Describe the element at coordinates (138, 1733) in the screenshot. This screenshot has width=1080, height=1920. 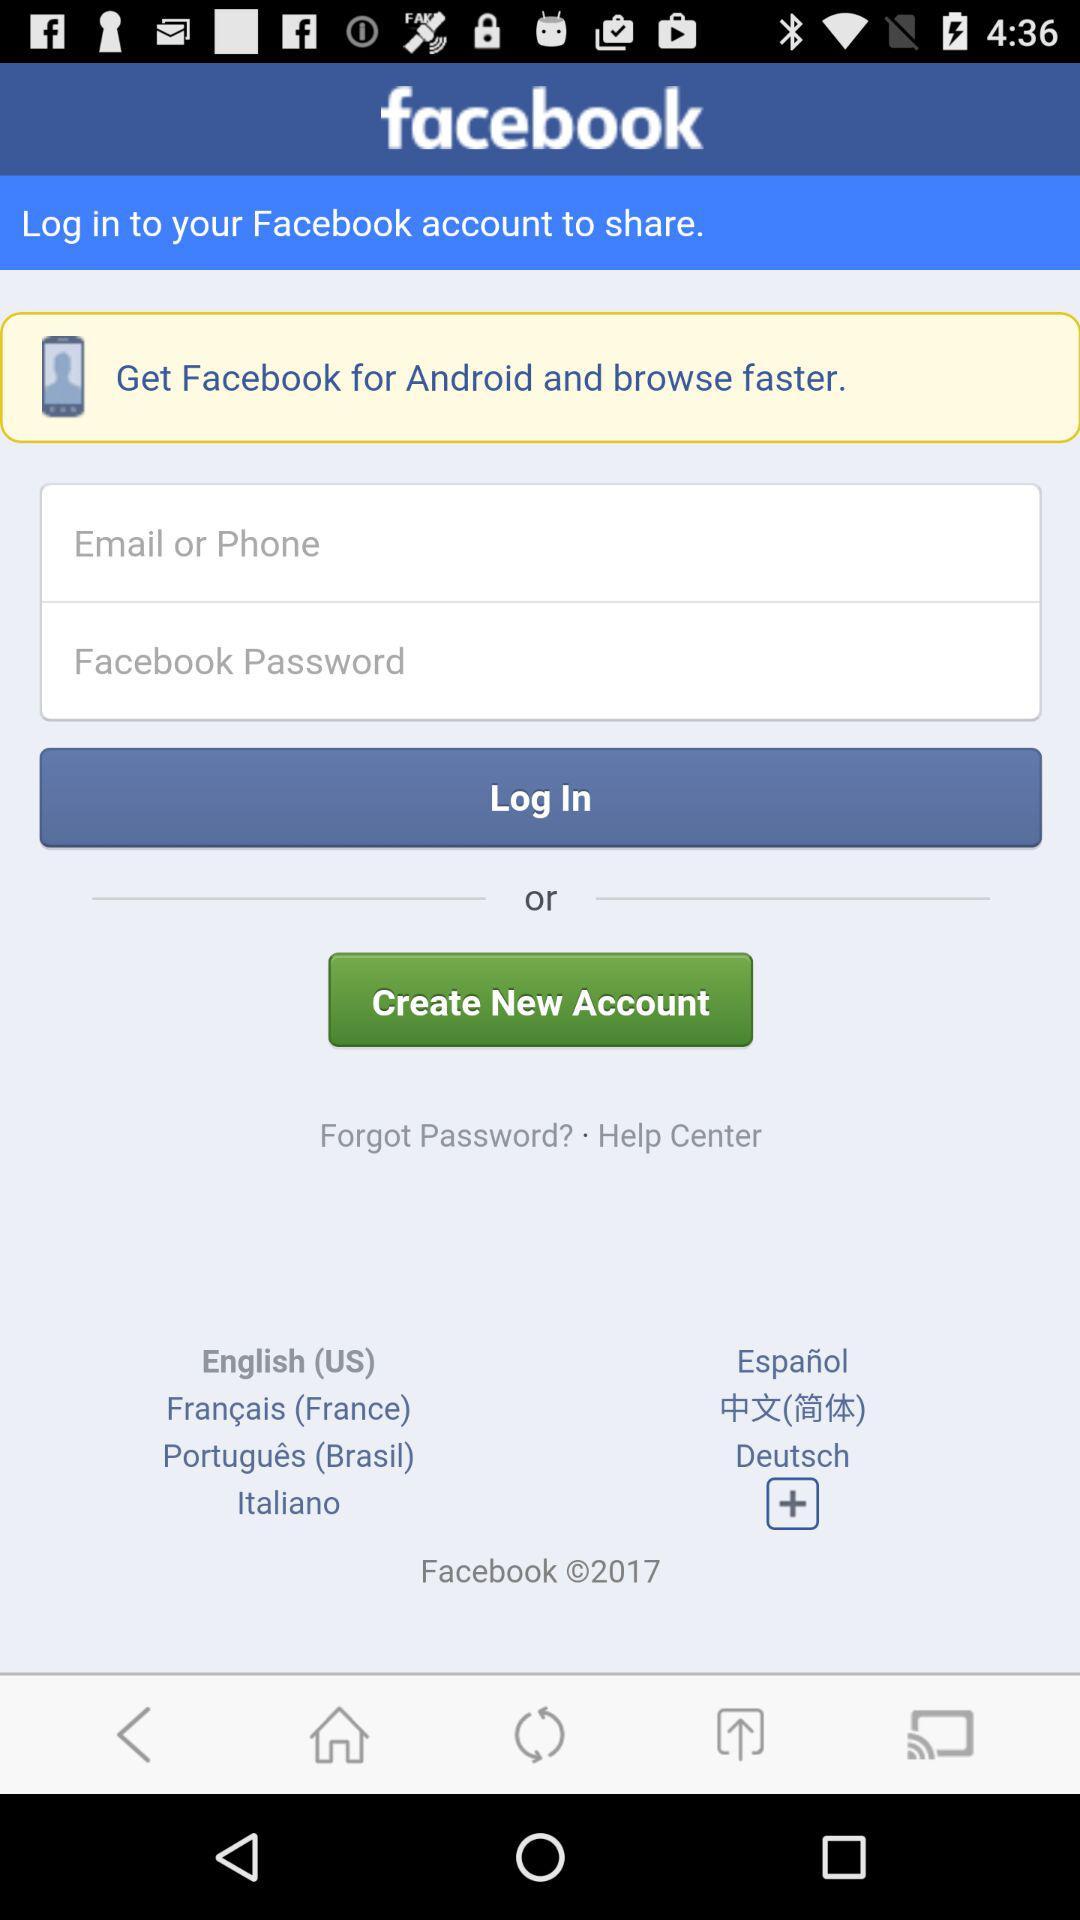
I see `go back` at that location.